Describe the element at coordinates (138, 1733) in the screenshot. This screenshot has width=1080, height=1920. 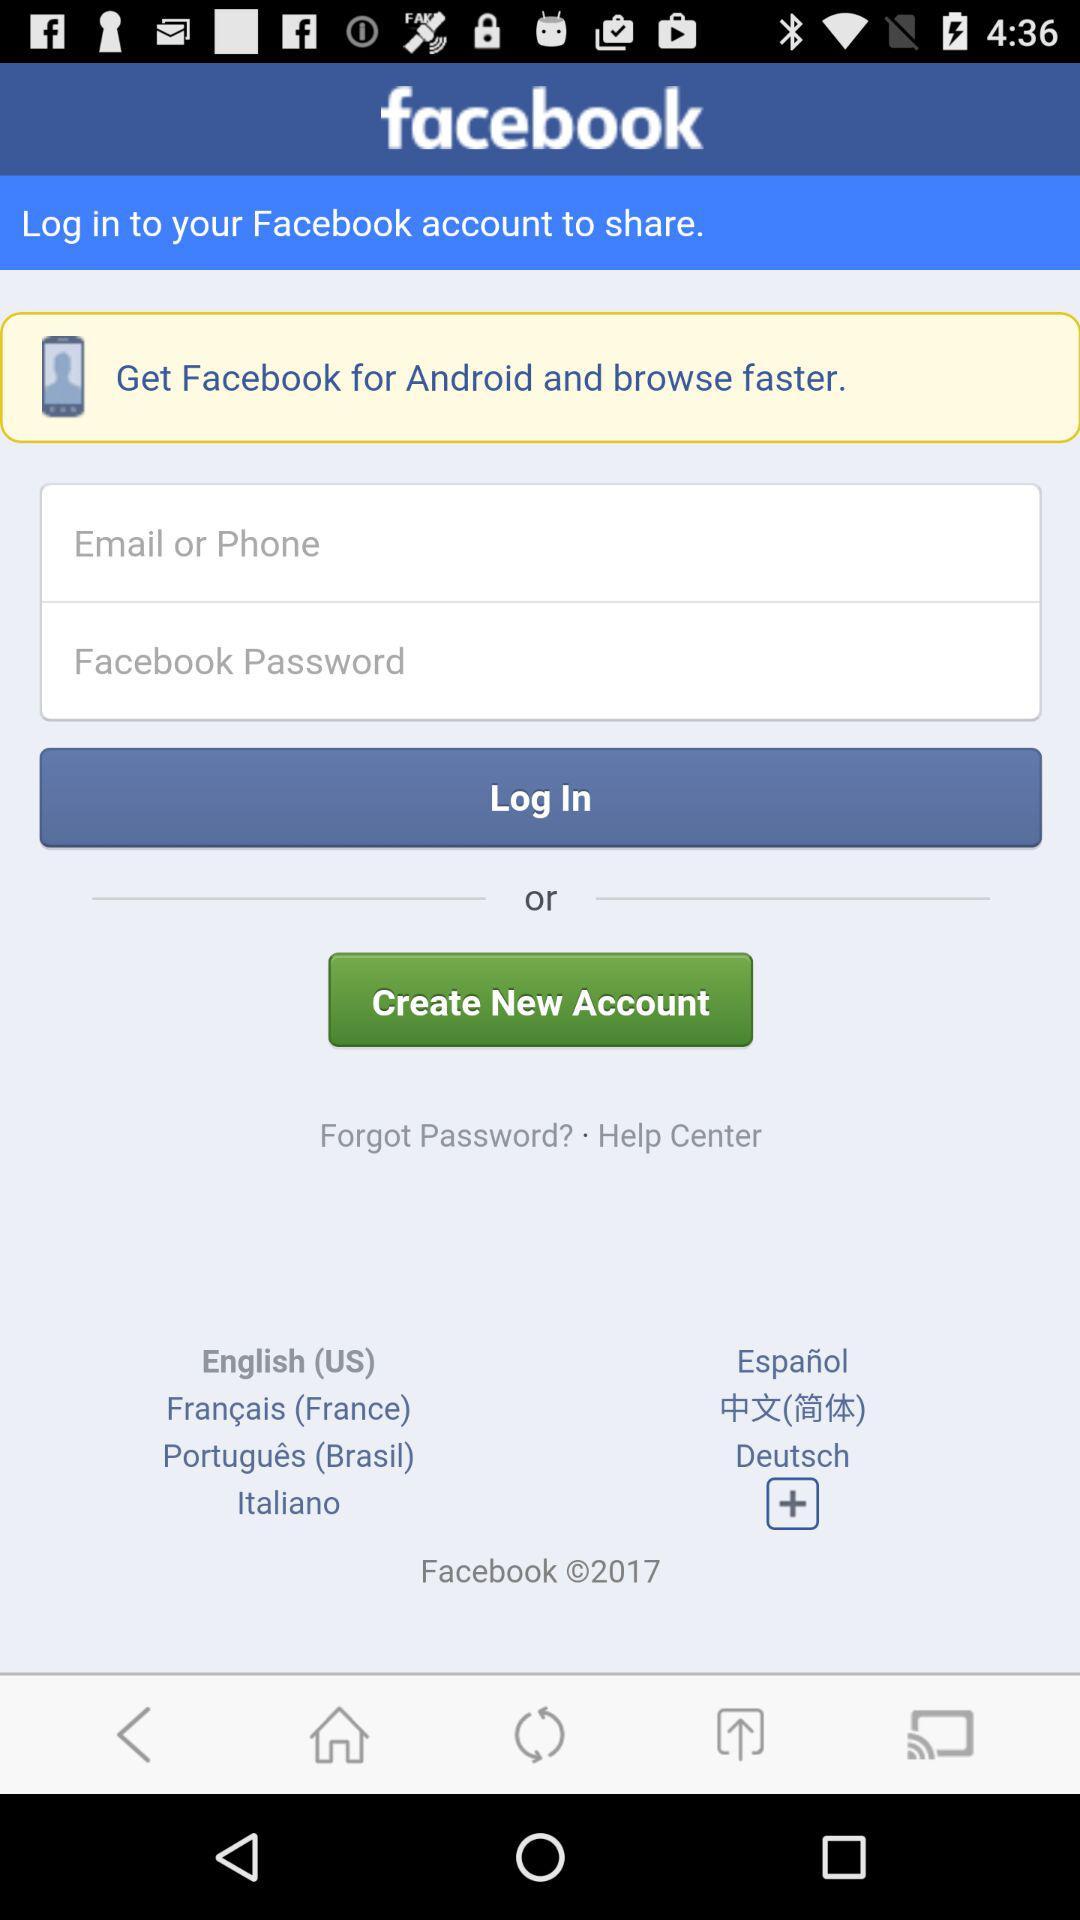
I see `go back` at that location.